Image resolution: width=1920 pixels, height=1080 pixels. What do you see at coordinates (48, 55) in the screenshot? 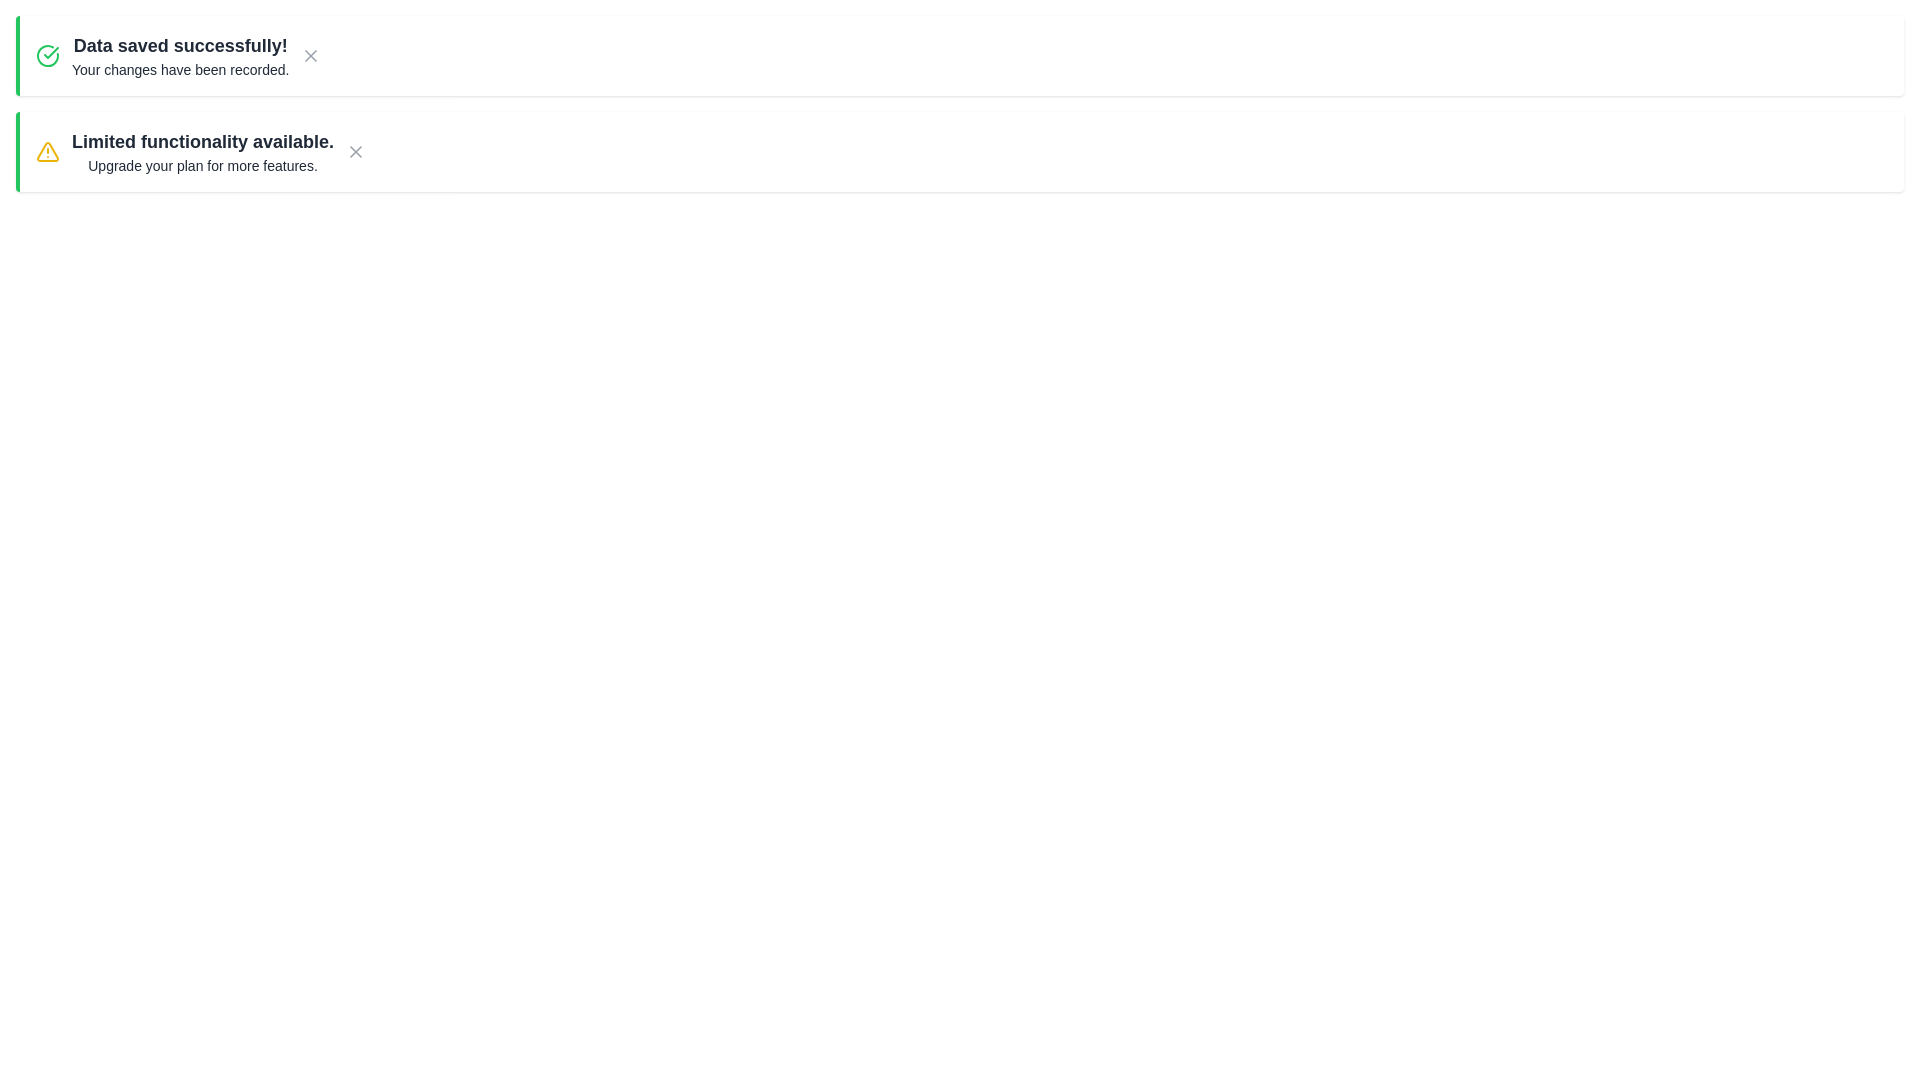
I see `the notification icon to observe its type` at bounding box center [48, 55].